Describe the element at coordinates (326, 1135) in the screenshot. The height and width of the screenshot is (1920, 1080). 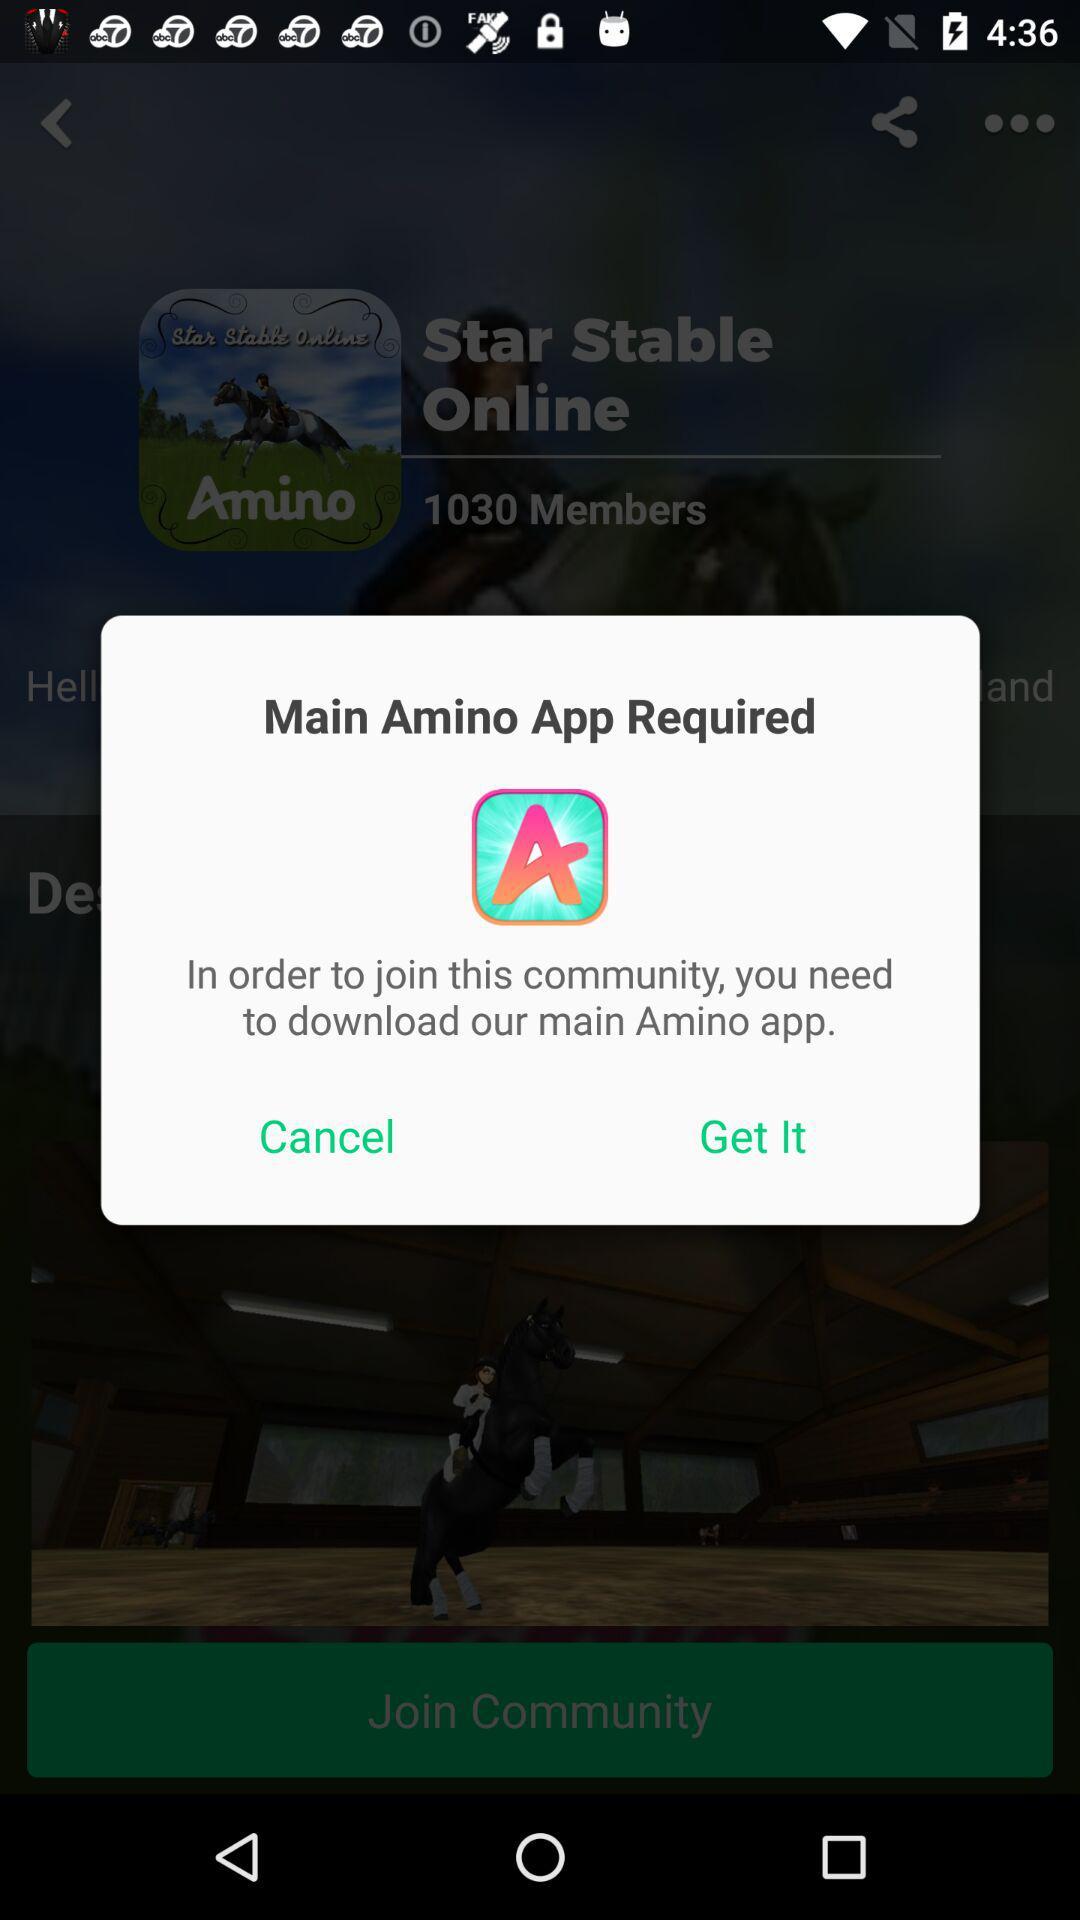
I see `icon to the left of get it item` at that location.